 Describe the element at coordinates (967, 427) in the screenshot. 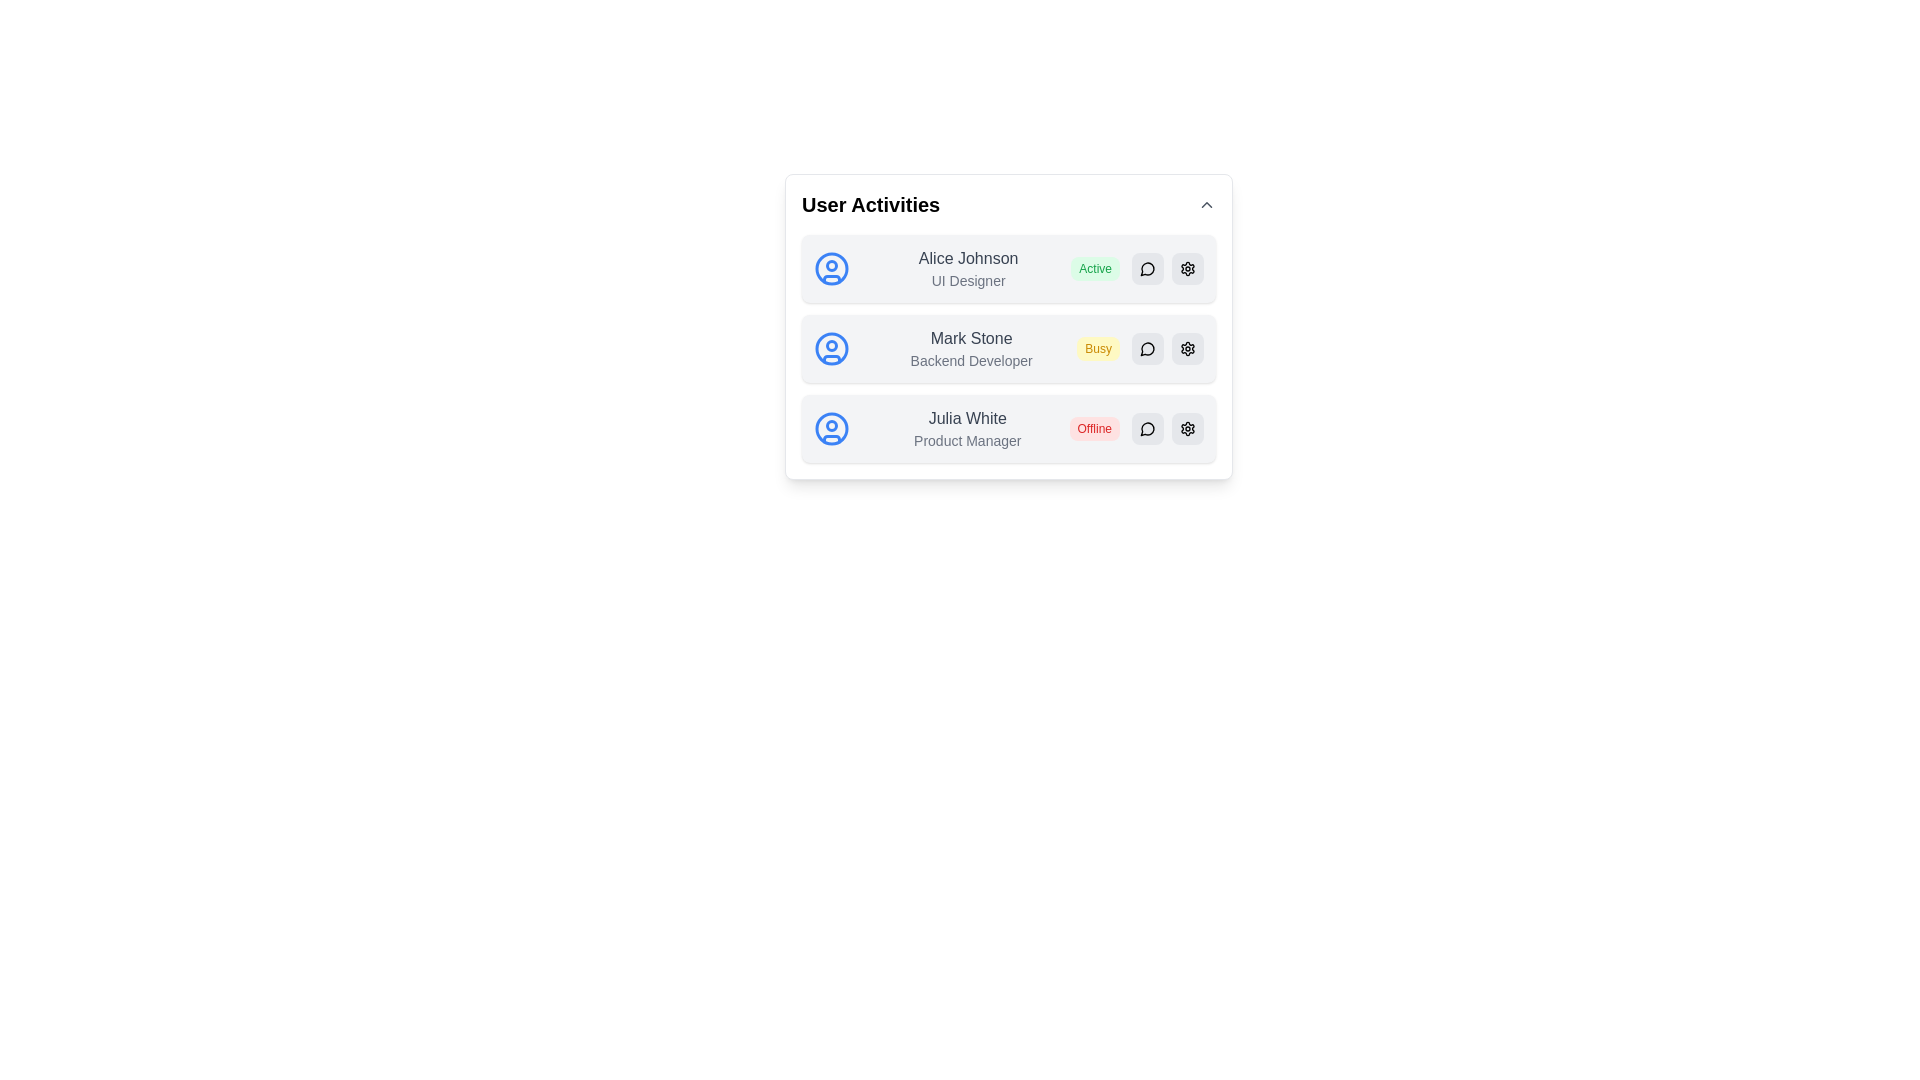

I see `the user identification and role label in the 'User Activities' list, which is located between the blue user icon and the status badge` at that location.